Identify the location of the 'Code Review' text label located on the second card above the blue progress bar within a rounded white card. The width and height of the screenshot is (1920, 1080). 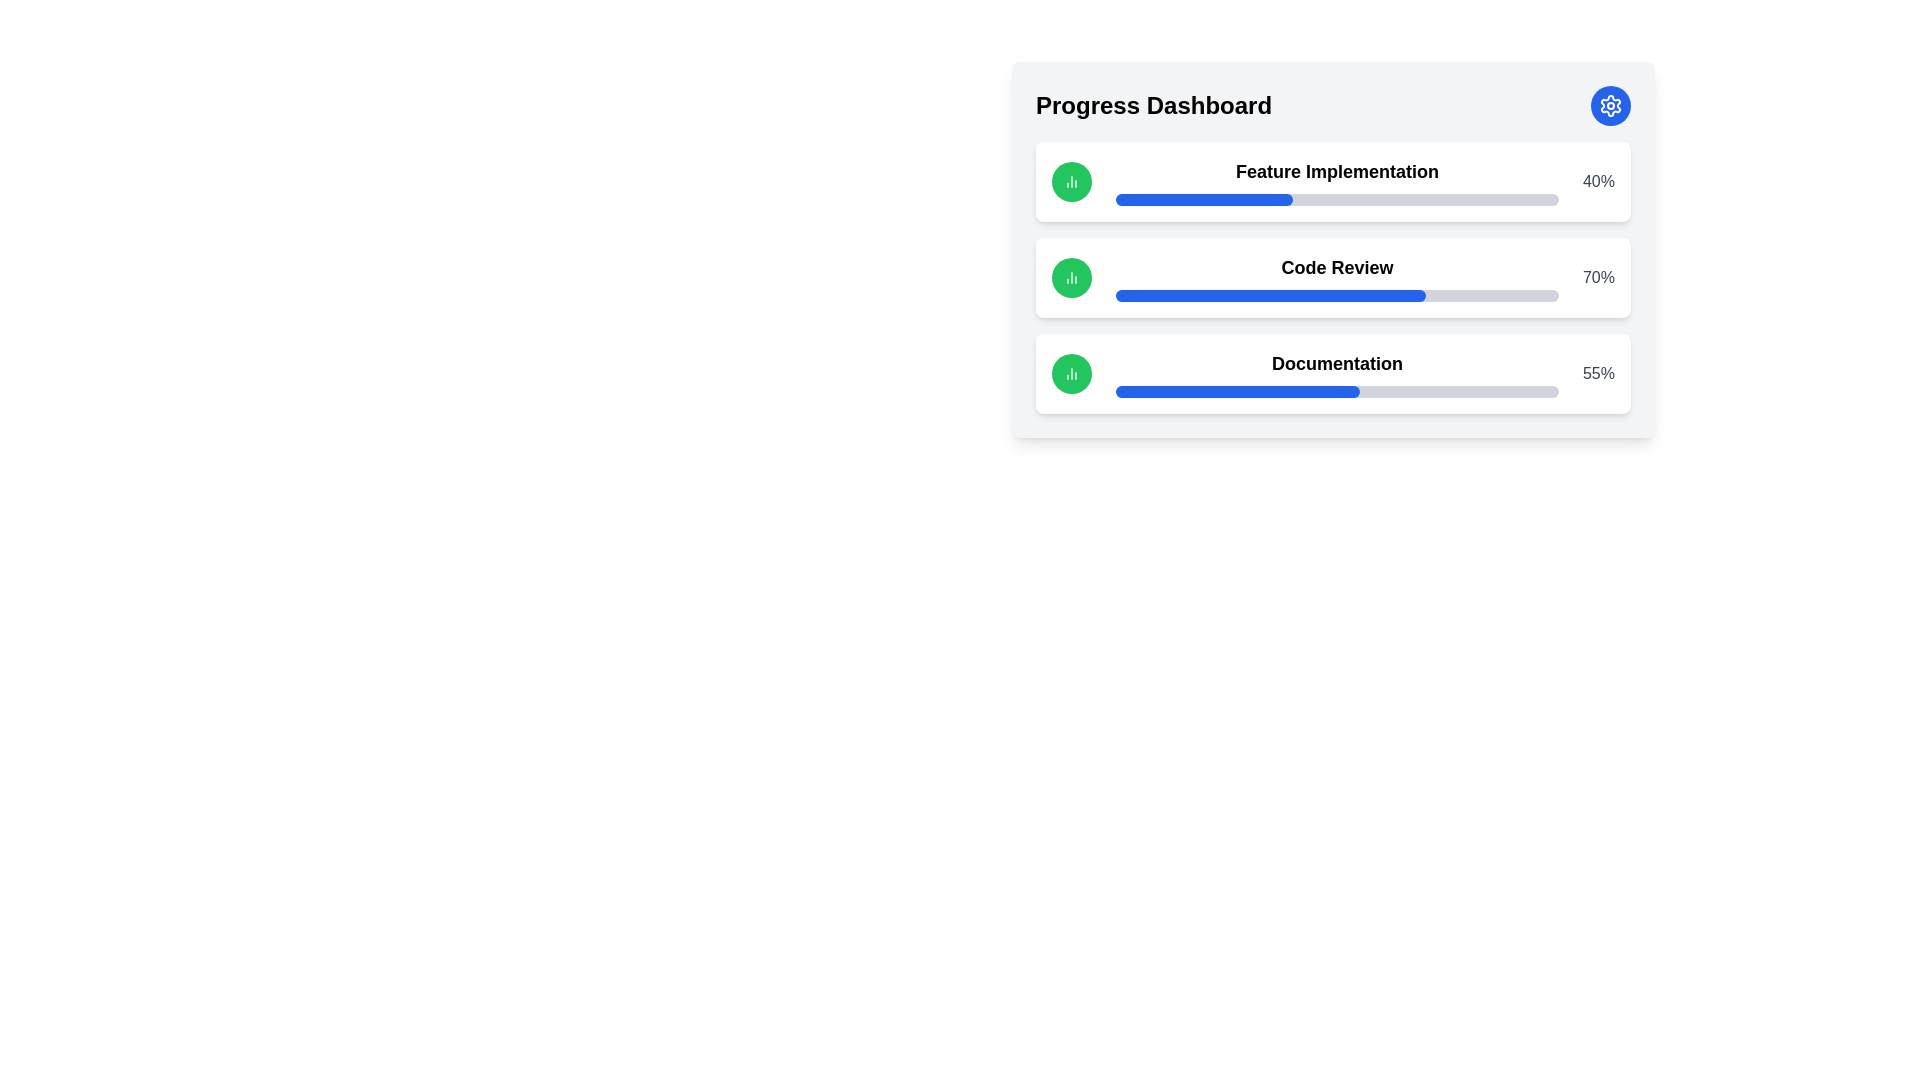
(1337, 266).